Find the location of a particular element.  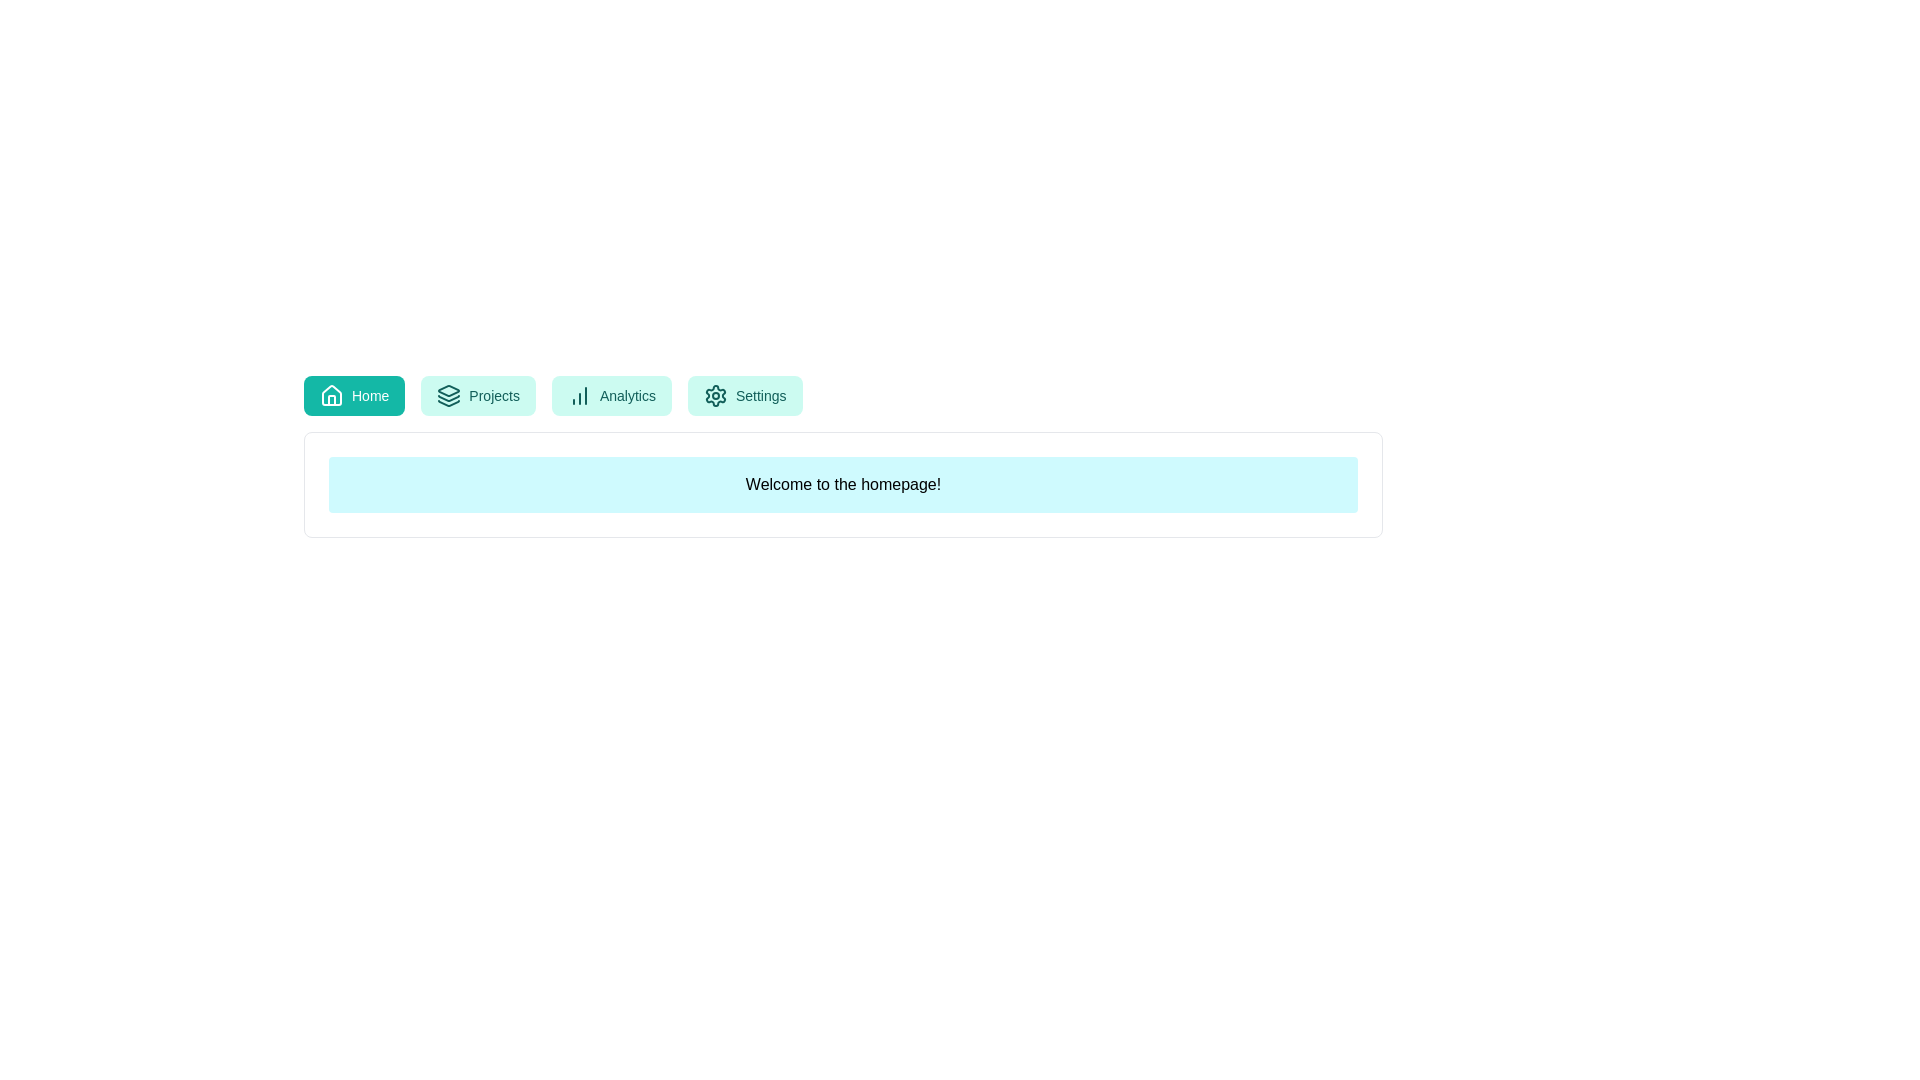

the Projects tab to view its content is located at coordinates (477, 396).